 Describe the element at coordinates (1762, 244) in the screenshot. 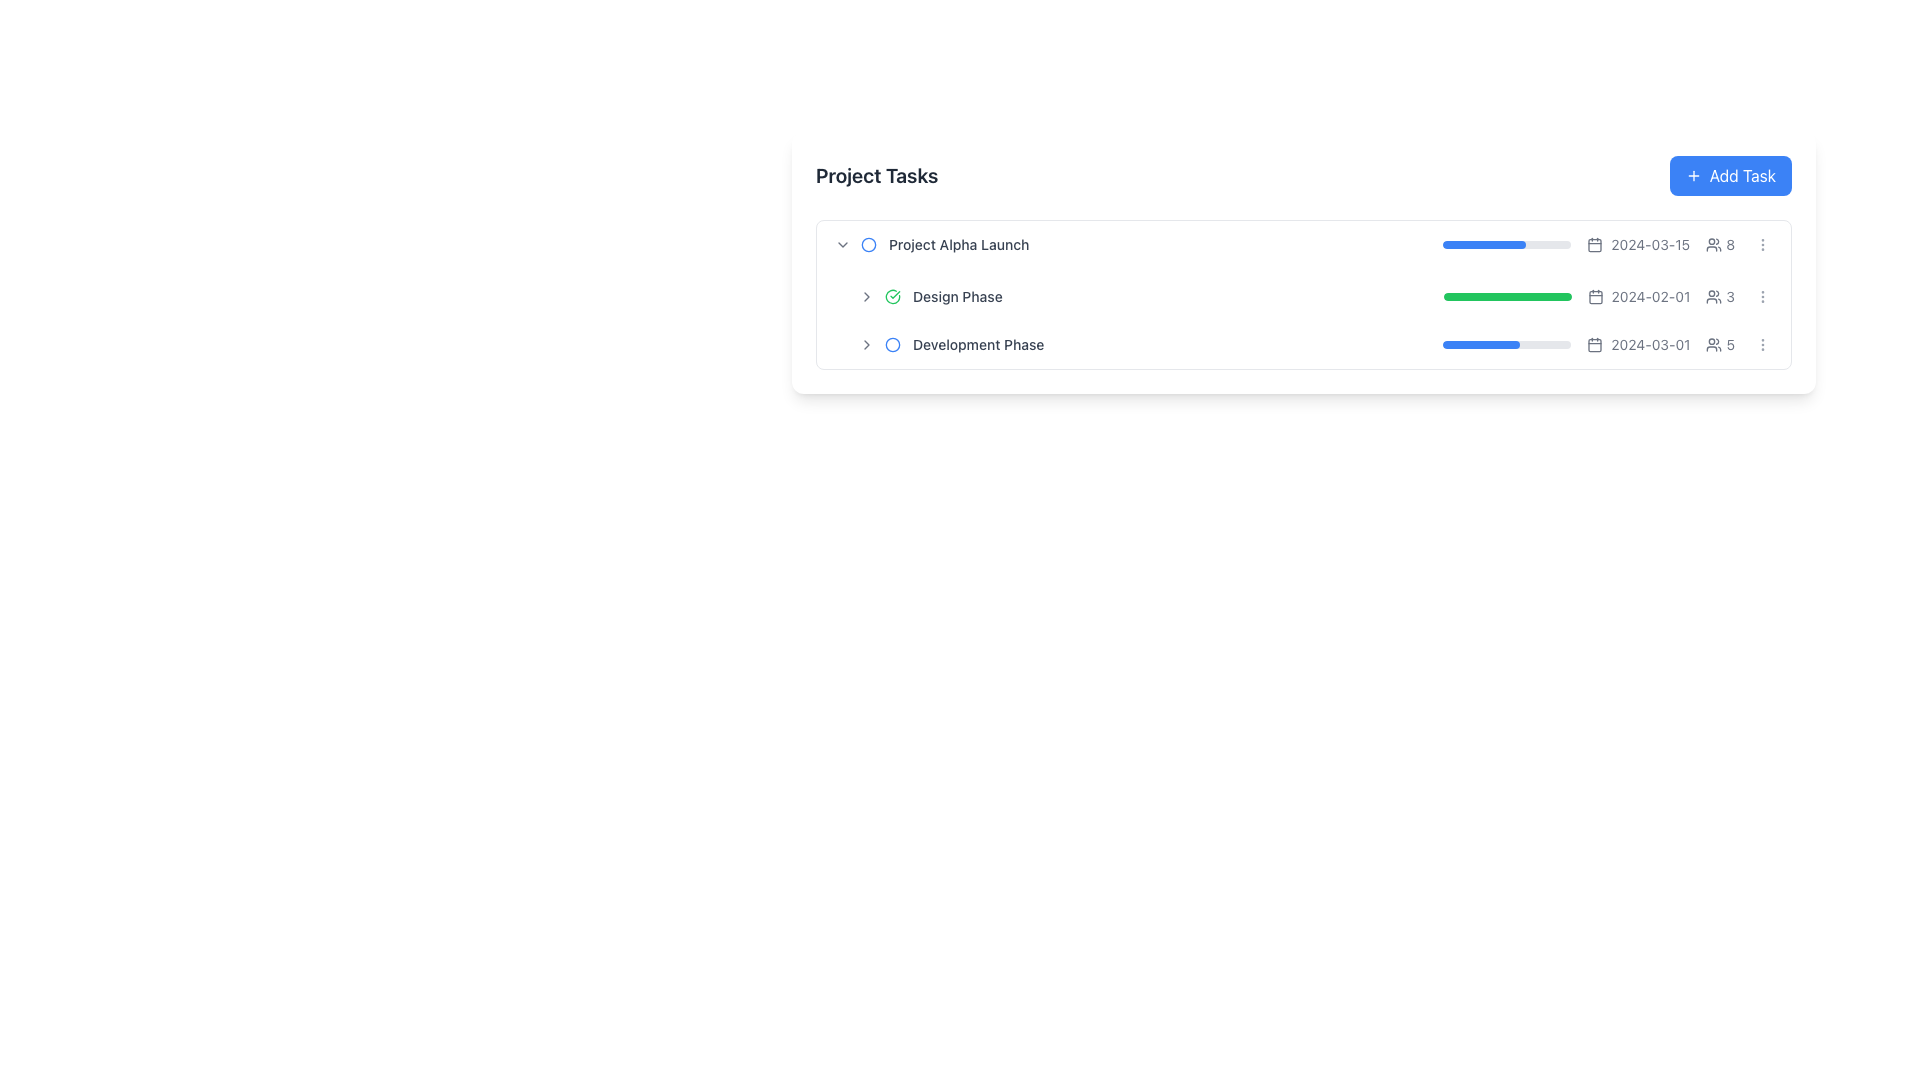

I see `the button located to the far right of the row corresponding to the 'Design Phase' task` at that location.